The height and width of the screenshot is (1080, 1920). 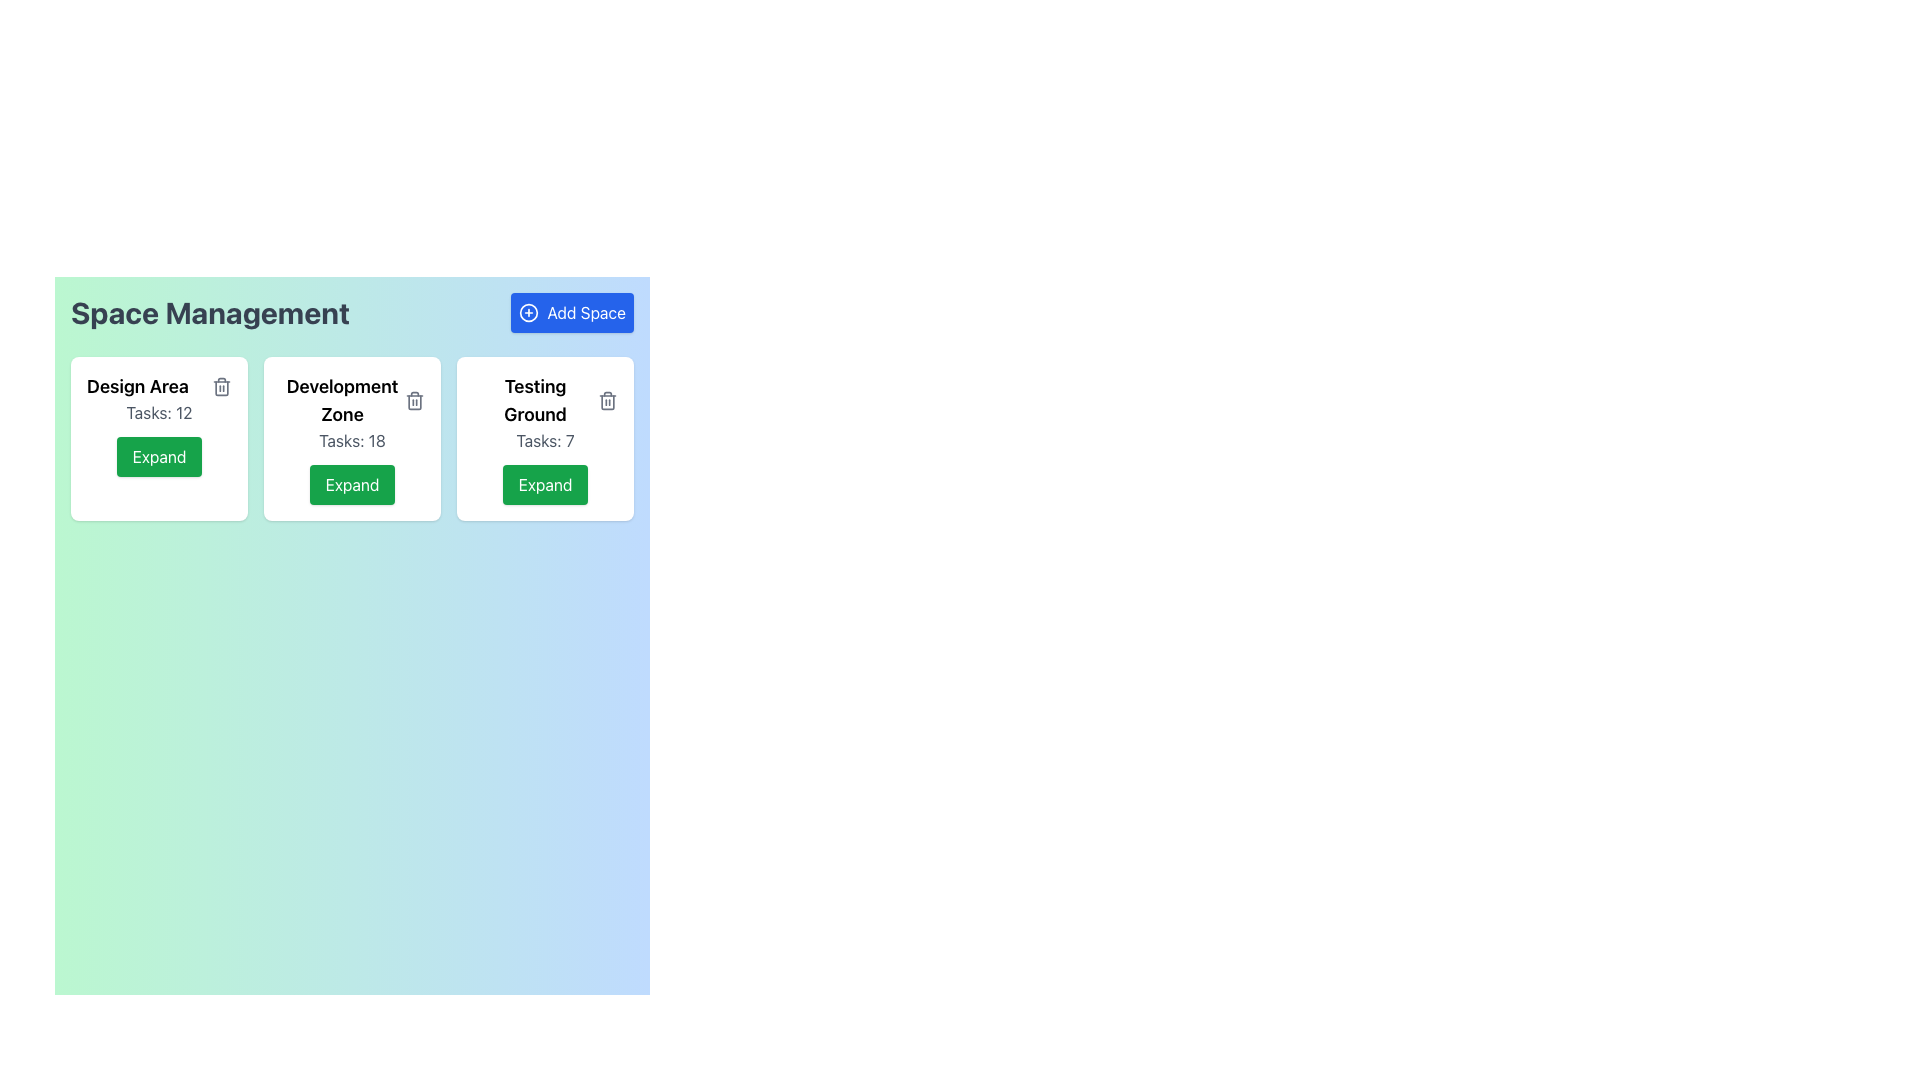 I want to click on the button located in the top-right corner of the 'Space Management' section, so click(x=571, y=312).